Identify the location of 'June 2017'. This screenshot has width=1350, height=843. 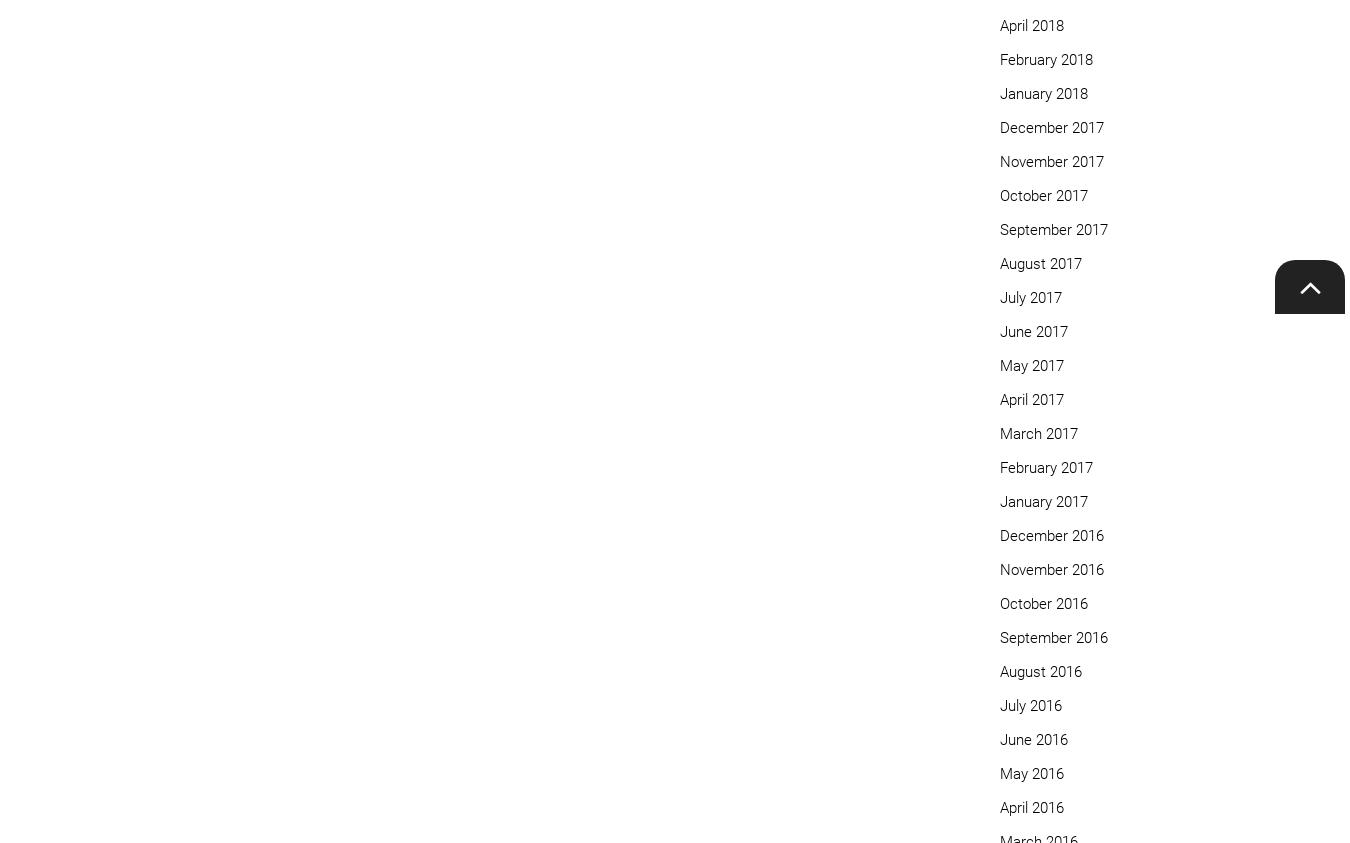
(1033, 329).